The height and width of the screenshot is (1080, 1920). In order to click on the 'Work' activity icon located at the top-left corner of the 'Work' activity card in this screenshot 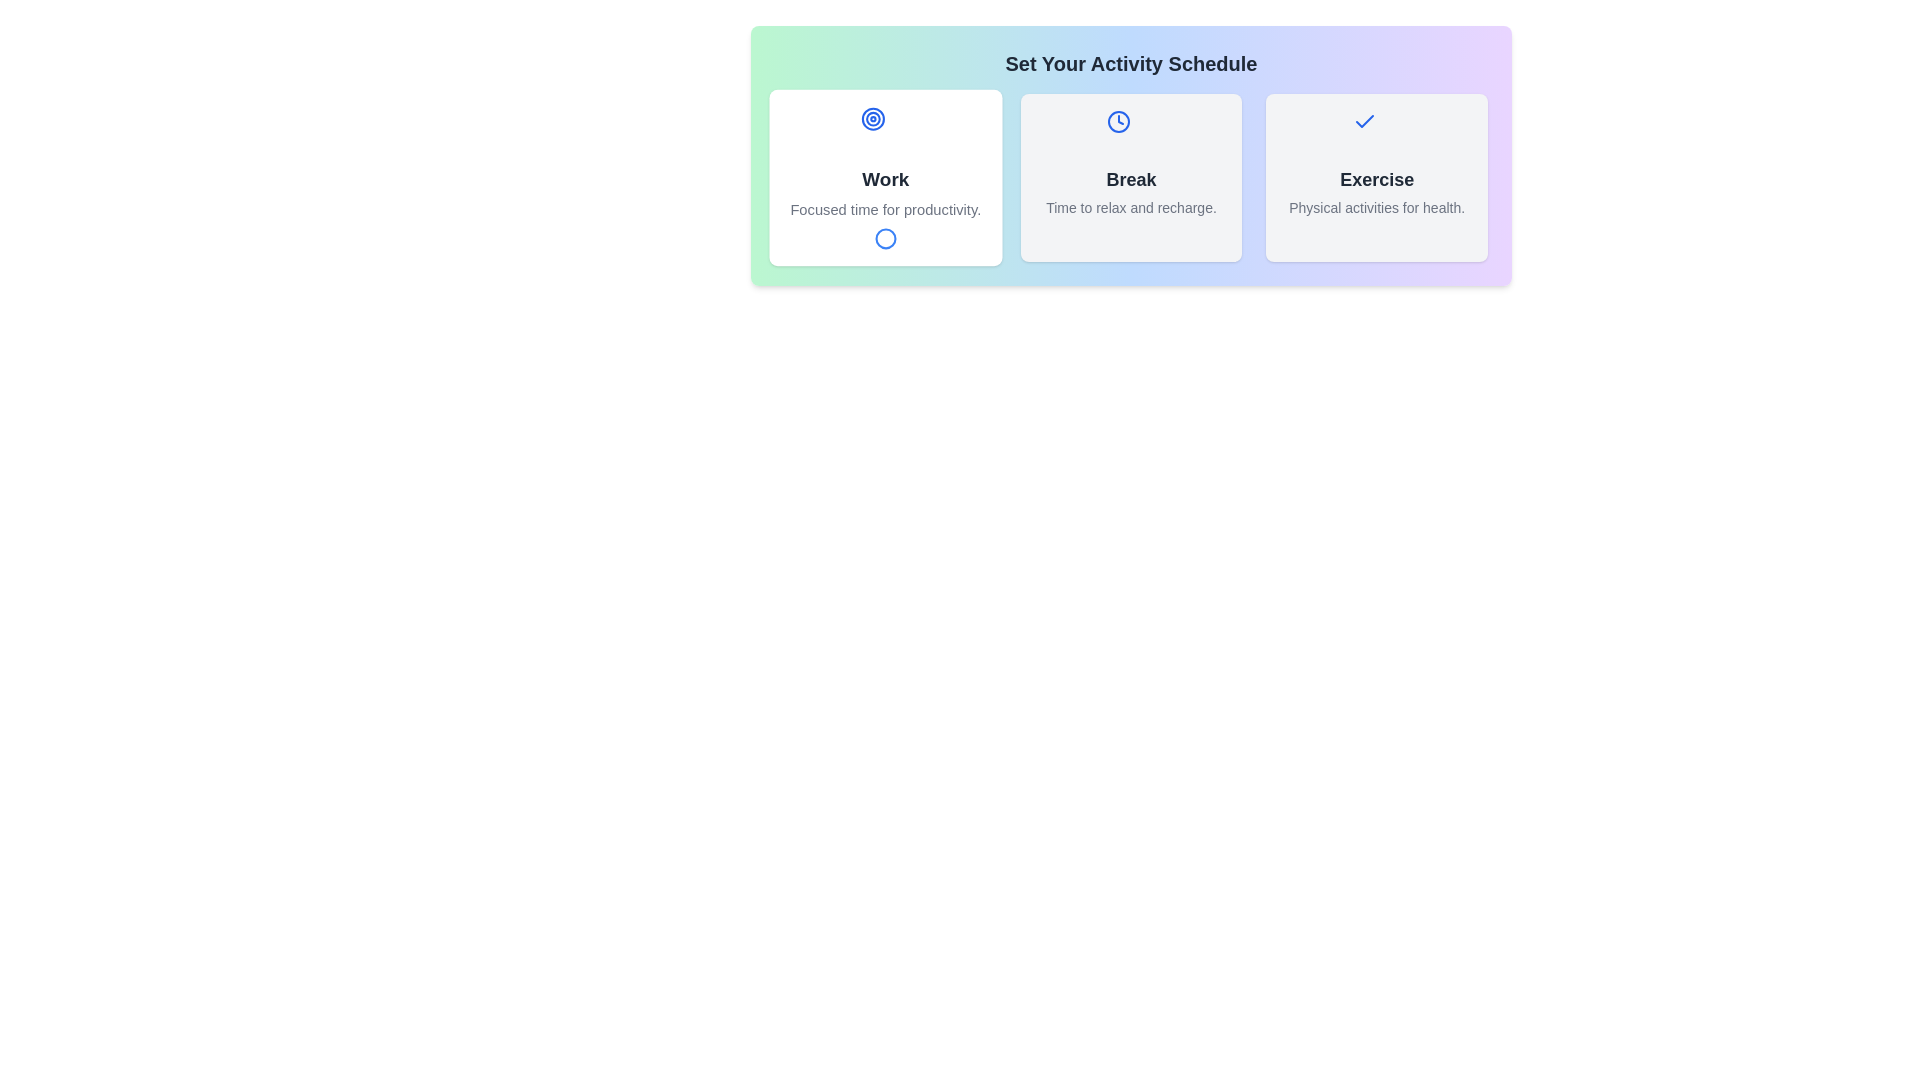, I will do `click(873, 119)`.